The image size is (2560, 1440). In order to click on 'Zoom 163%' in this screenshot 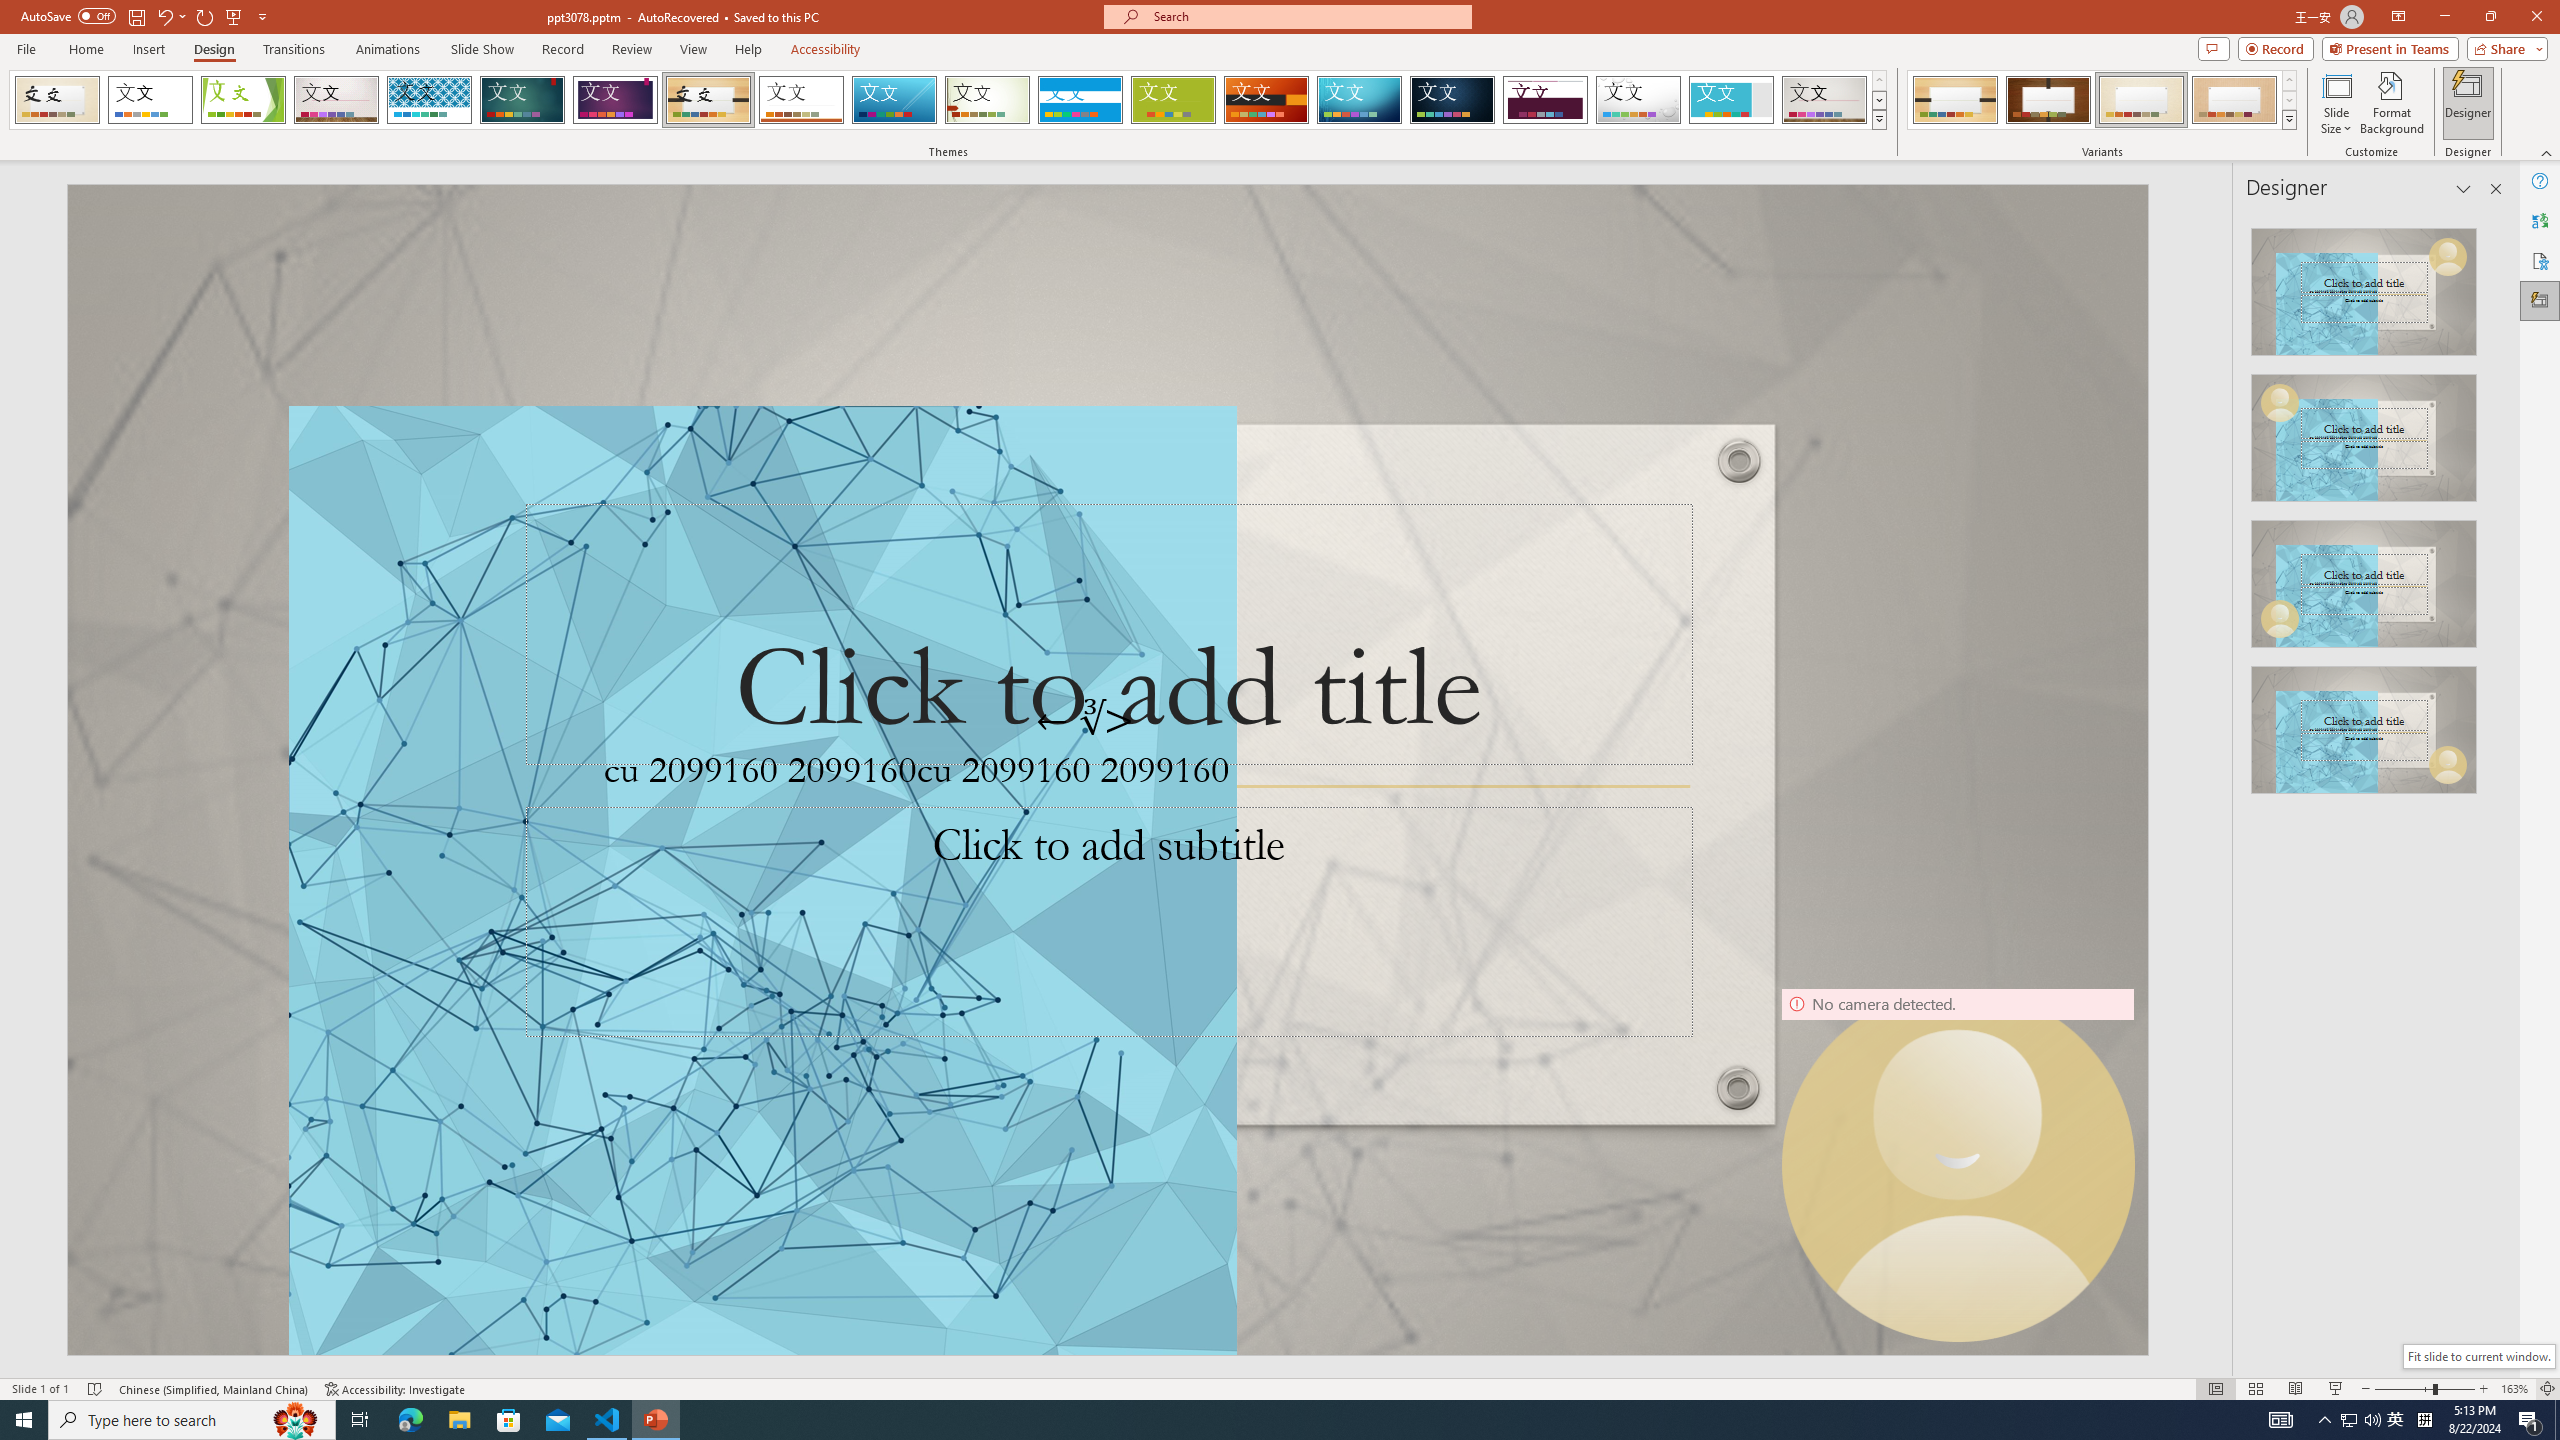, I will do `click(2515, 1389)`.